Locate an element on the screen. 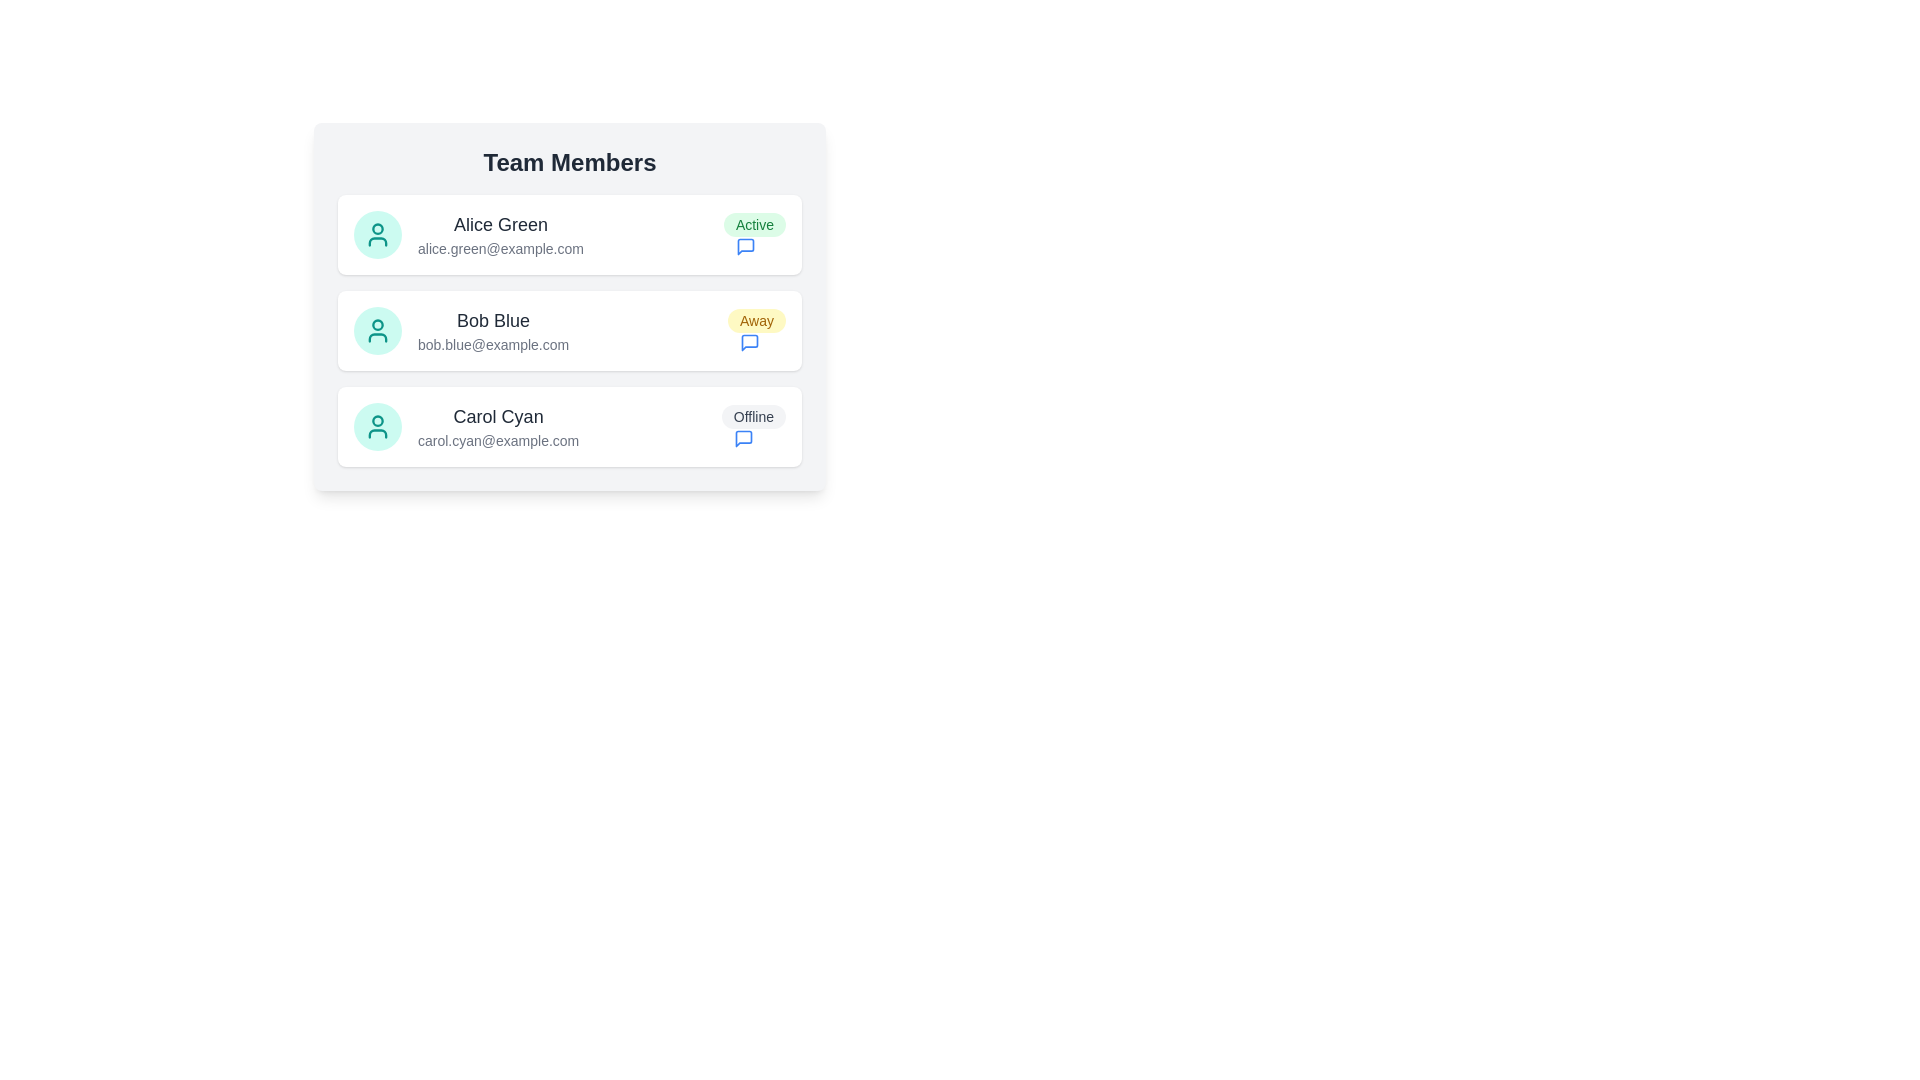  the graphical representation (circle) indicating status or profile detail next to 'Alice Green' in the Team Members list is located at coordinates (378, 227).